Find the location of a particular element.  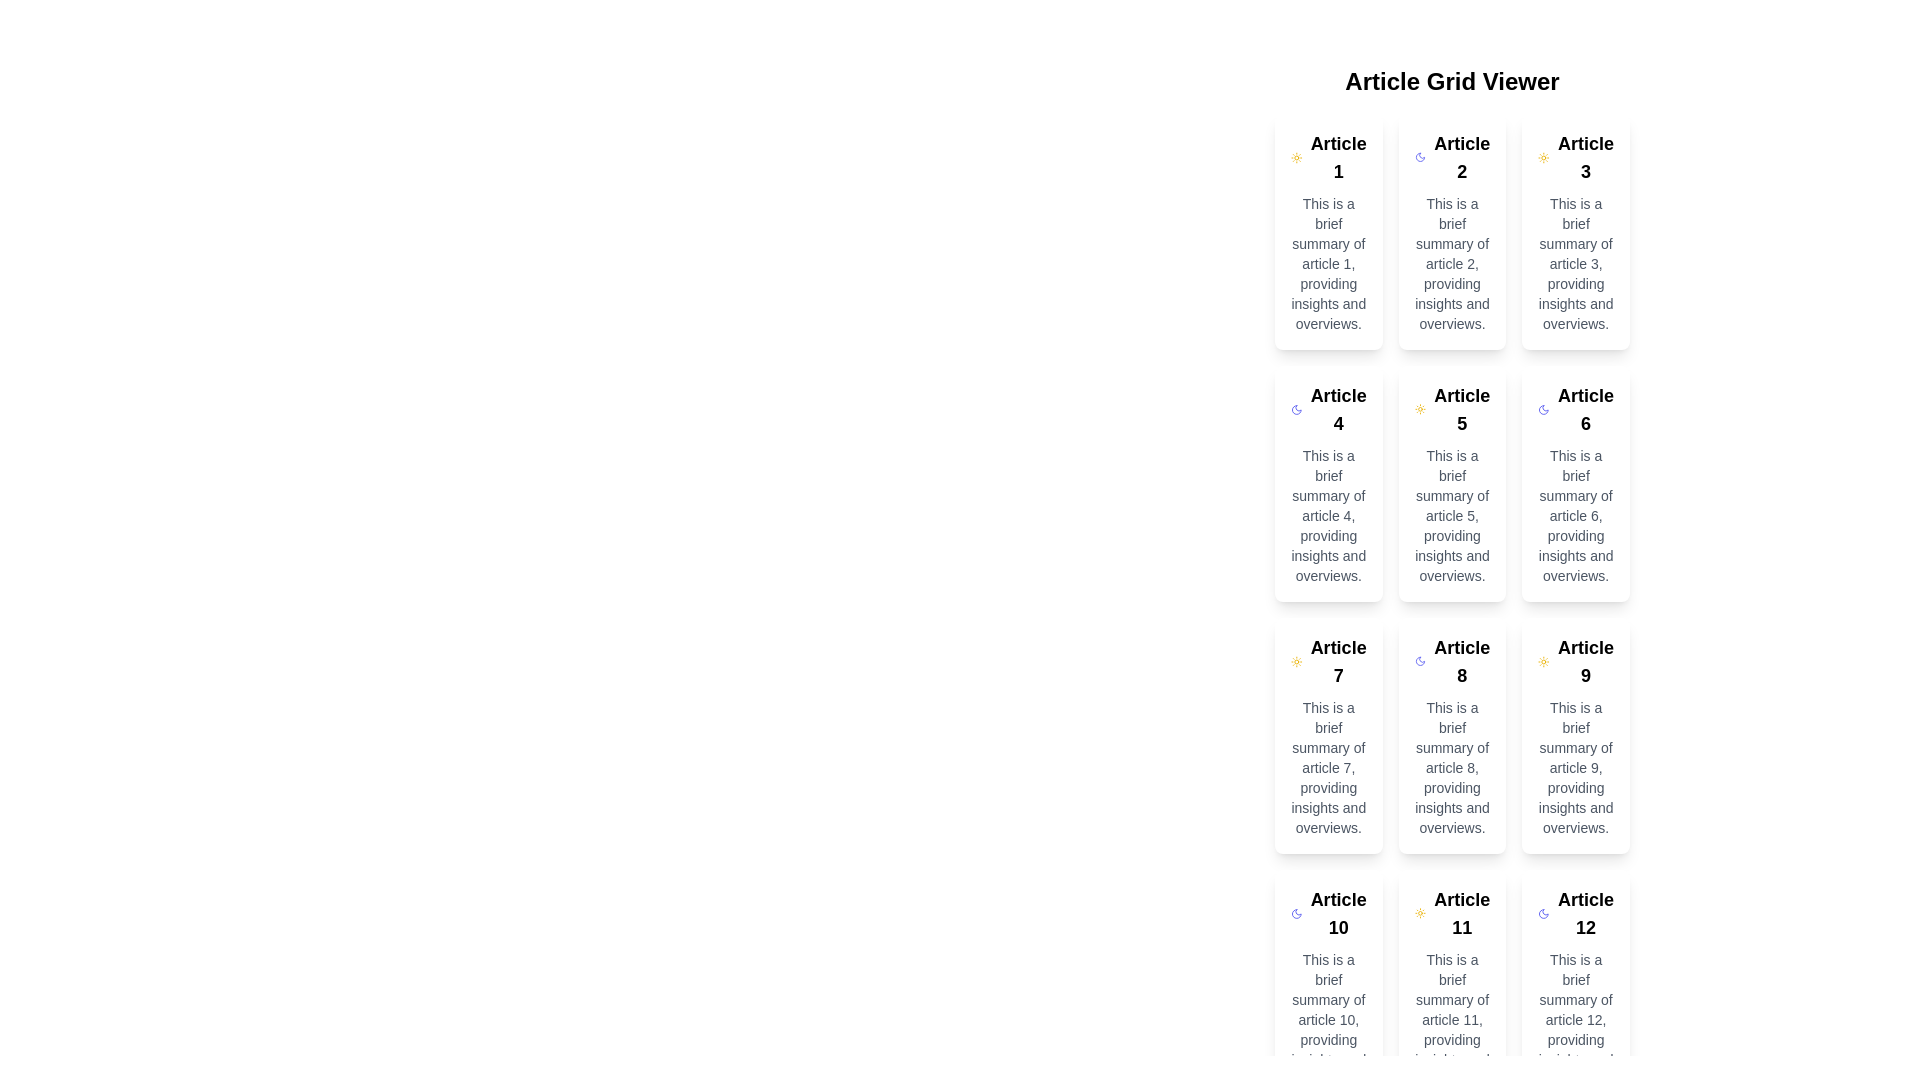

summary text of the Informational card titled 'Article 6', which is a white rectangular card located in the third row and third column of the grid structure is located at coordinates (1575, 483).